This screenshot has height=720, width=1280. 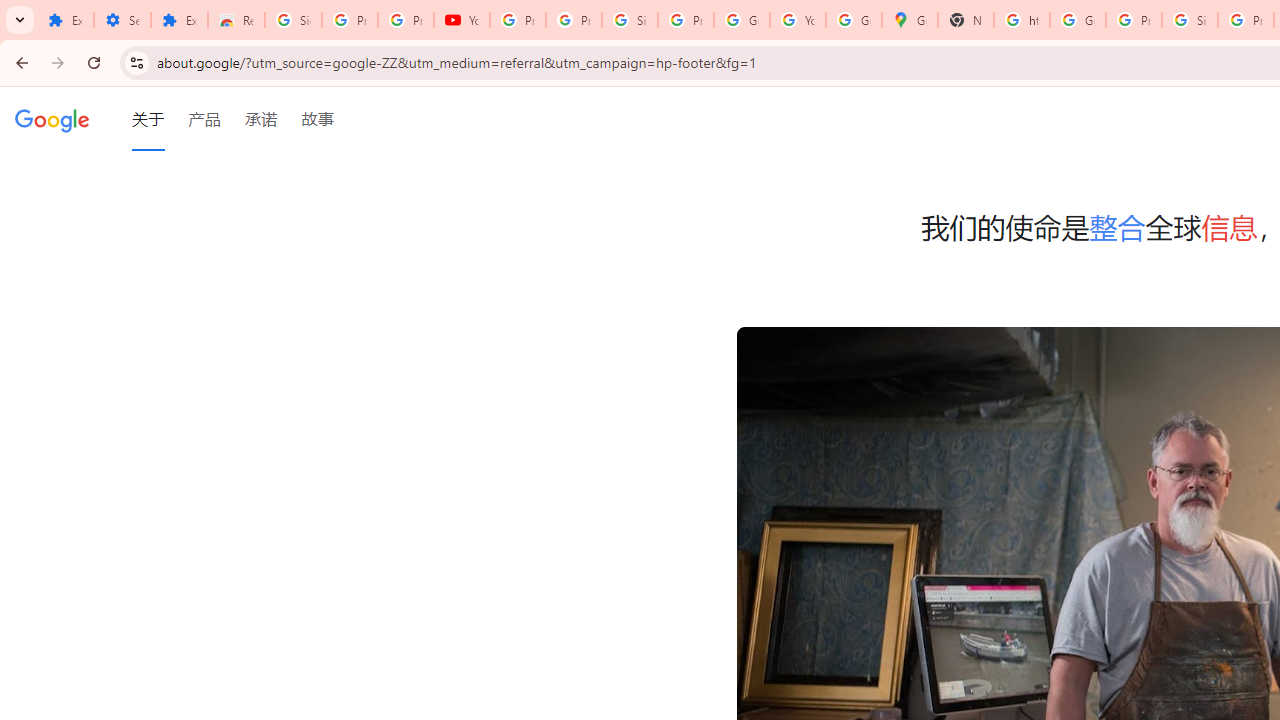 What do you see at coordinates (1022, 20) in the screenshot?
I see `'https://scholar.google.com/'` at bounding box center [1022, 20].